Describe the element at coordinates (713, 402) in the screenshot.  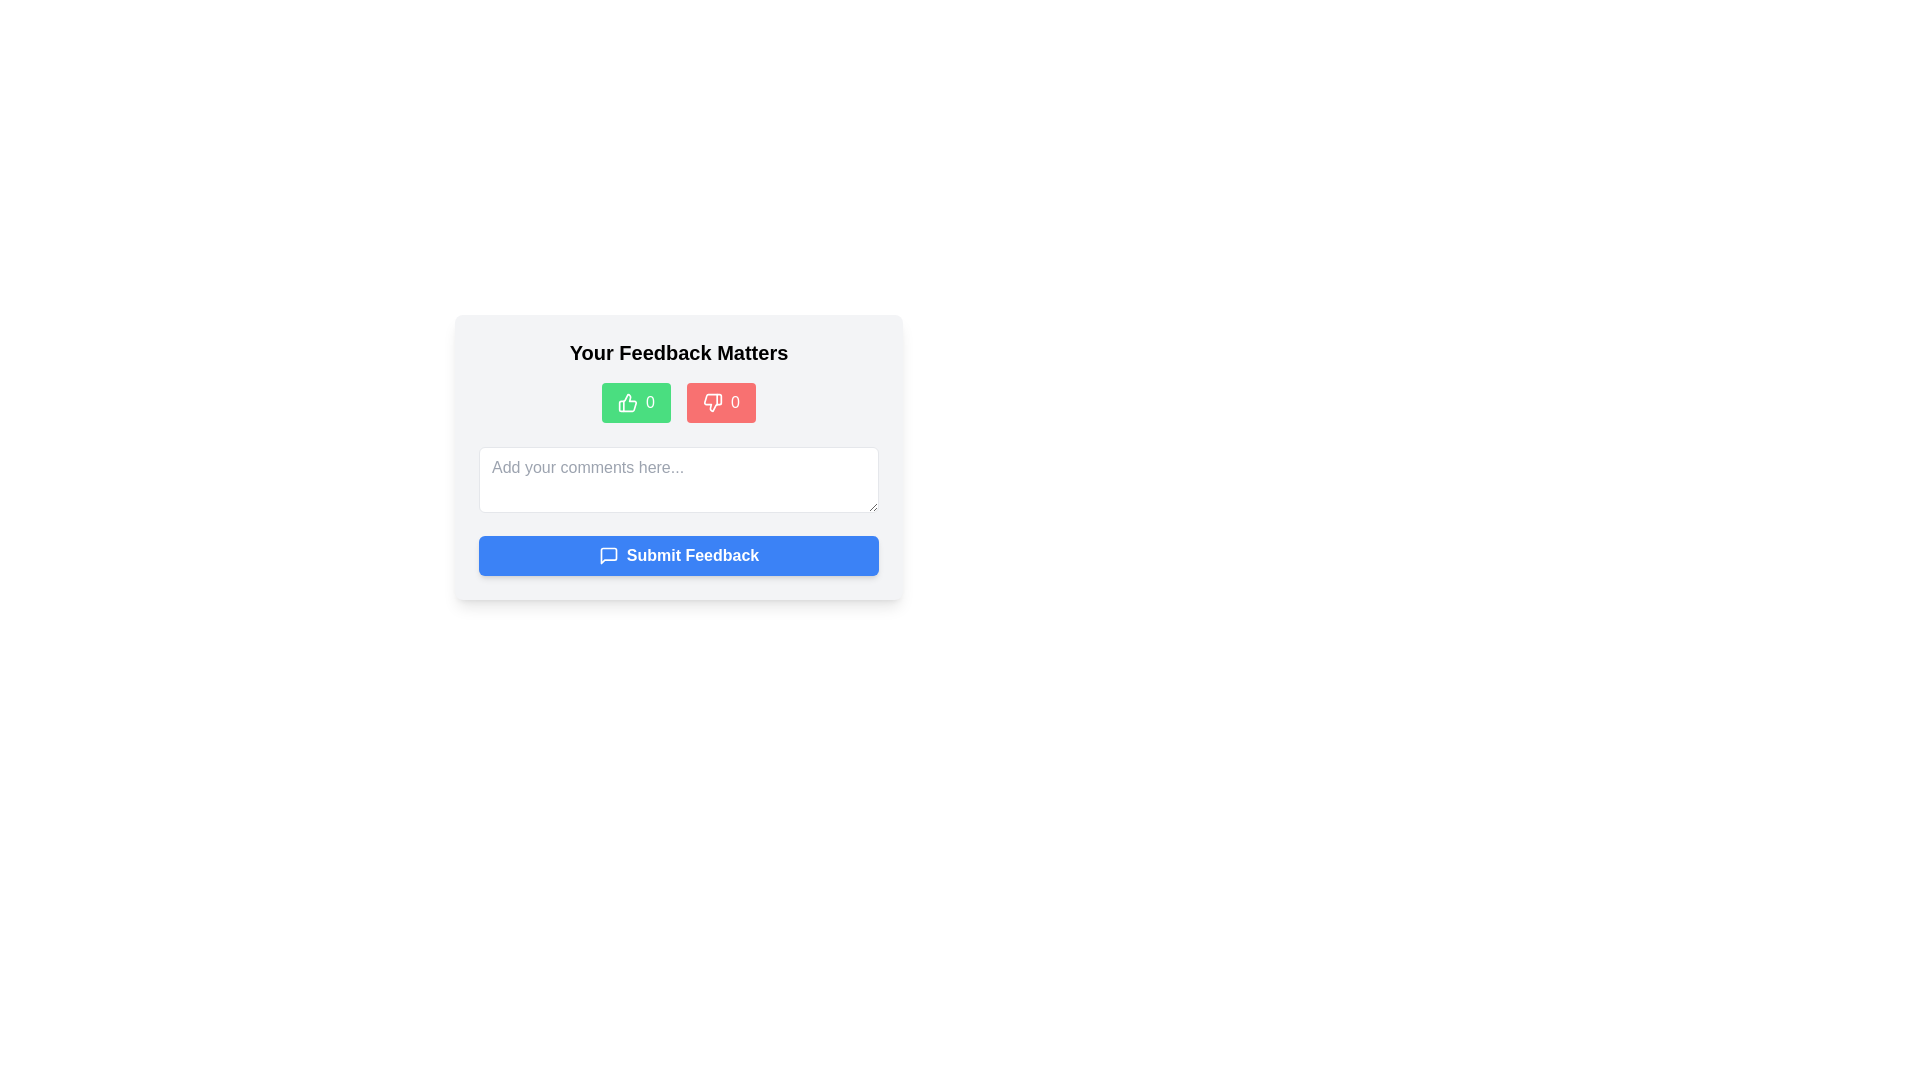
I see `the negative feedback icon located in the red feedback button to register a downvote` at that location.